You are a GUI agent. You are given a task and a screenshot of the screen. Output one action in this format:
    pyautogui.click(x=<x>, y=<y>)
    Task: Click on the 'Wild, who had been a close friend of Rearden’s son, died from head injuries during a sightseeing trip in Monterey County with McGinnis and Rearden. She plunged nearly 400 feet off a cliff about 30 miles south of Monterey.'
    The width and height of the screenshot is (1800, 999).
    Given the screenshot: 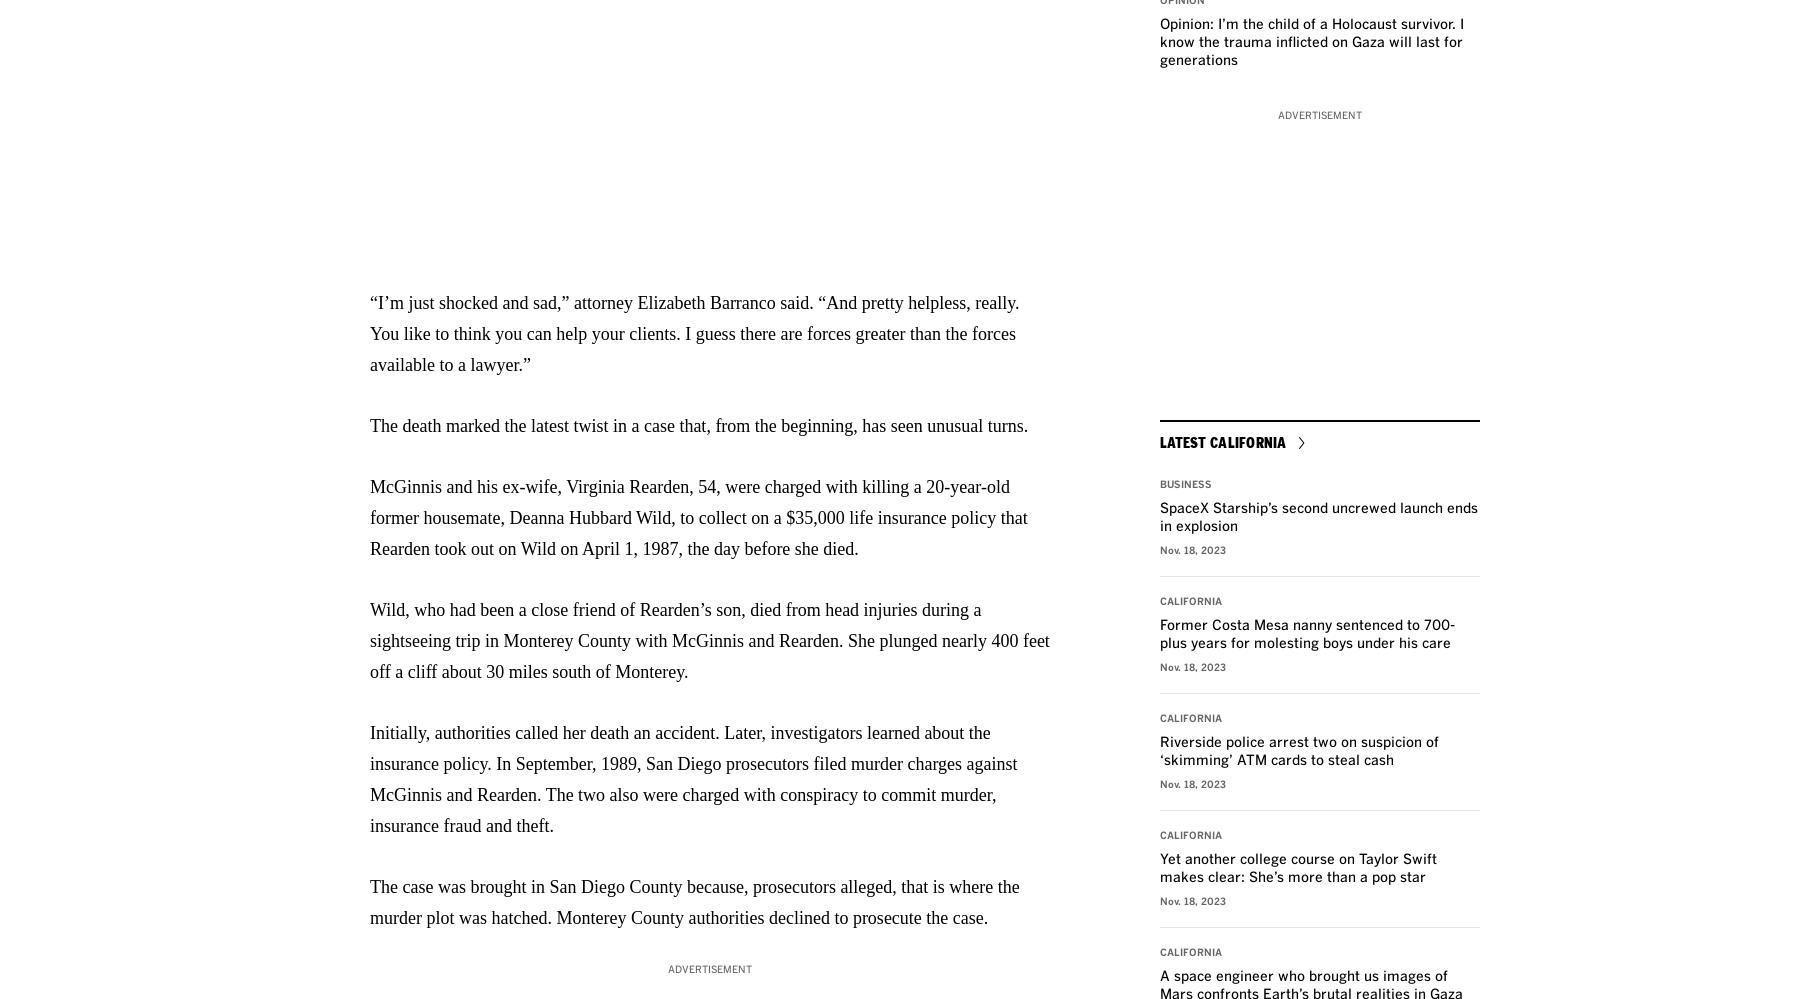 What is the action you would take?
    pyautogui.click(x=708, y=639)
    